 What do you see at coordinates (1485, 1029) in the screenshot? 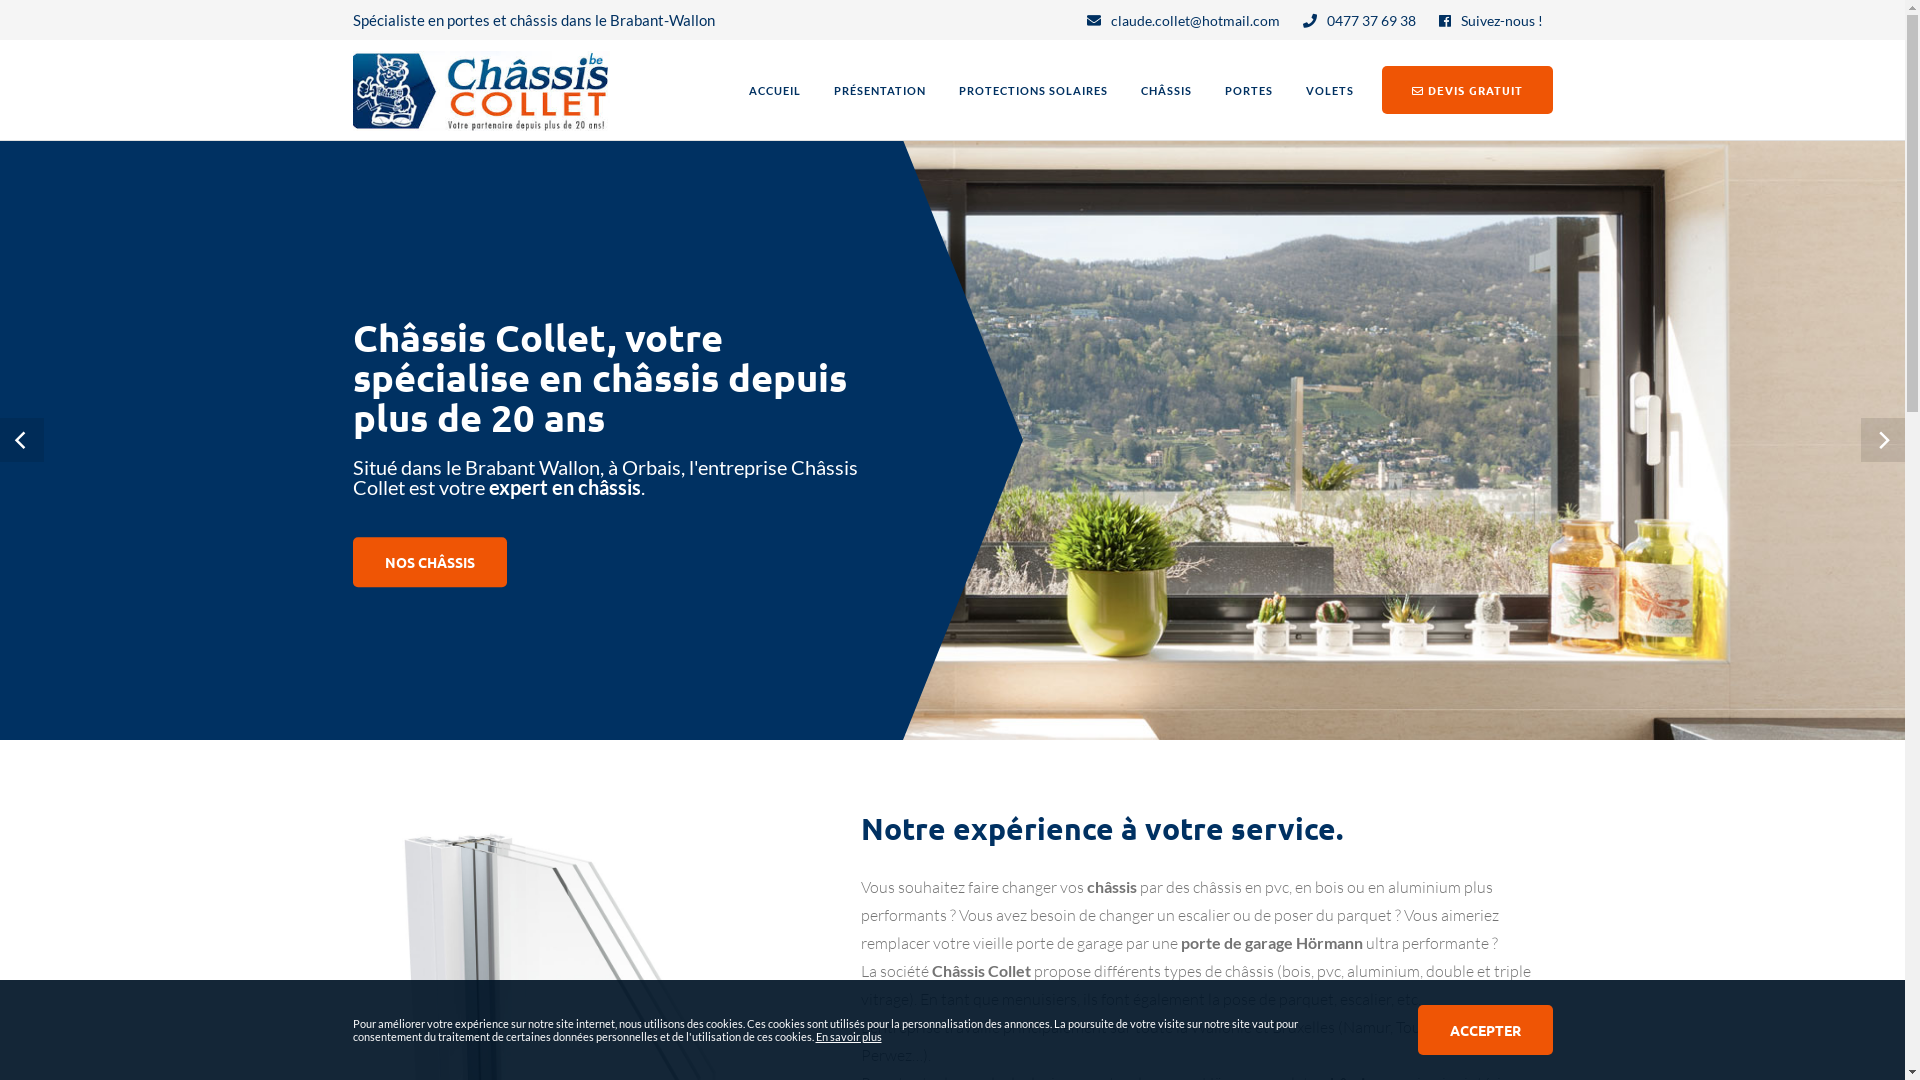
I see `'ACCEPTER'` at bounding box center [1485, 1029].